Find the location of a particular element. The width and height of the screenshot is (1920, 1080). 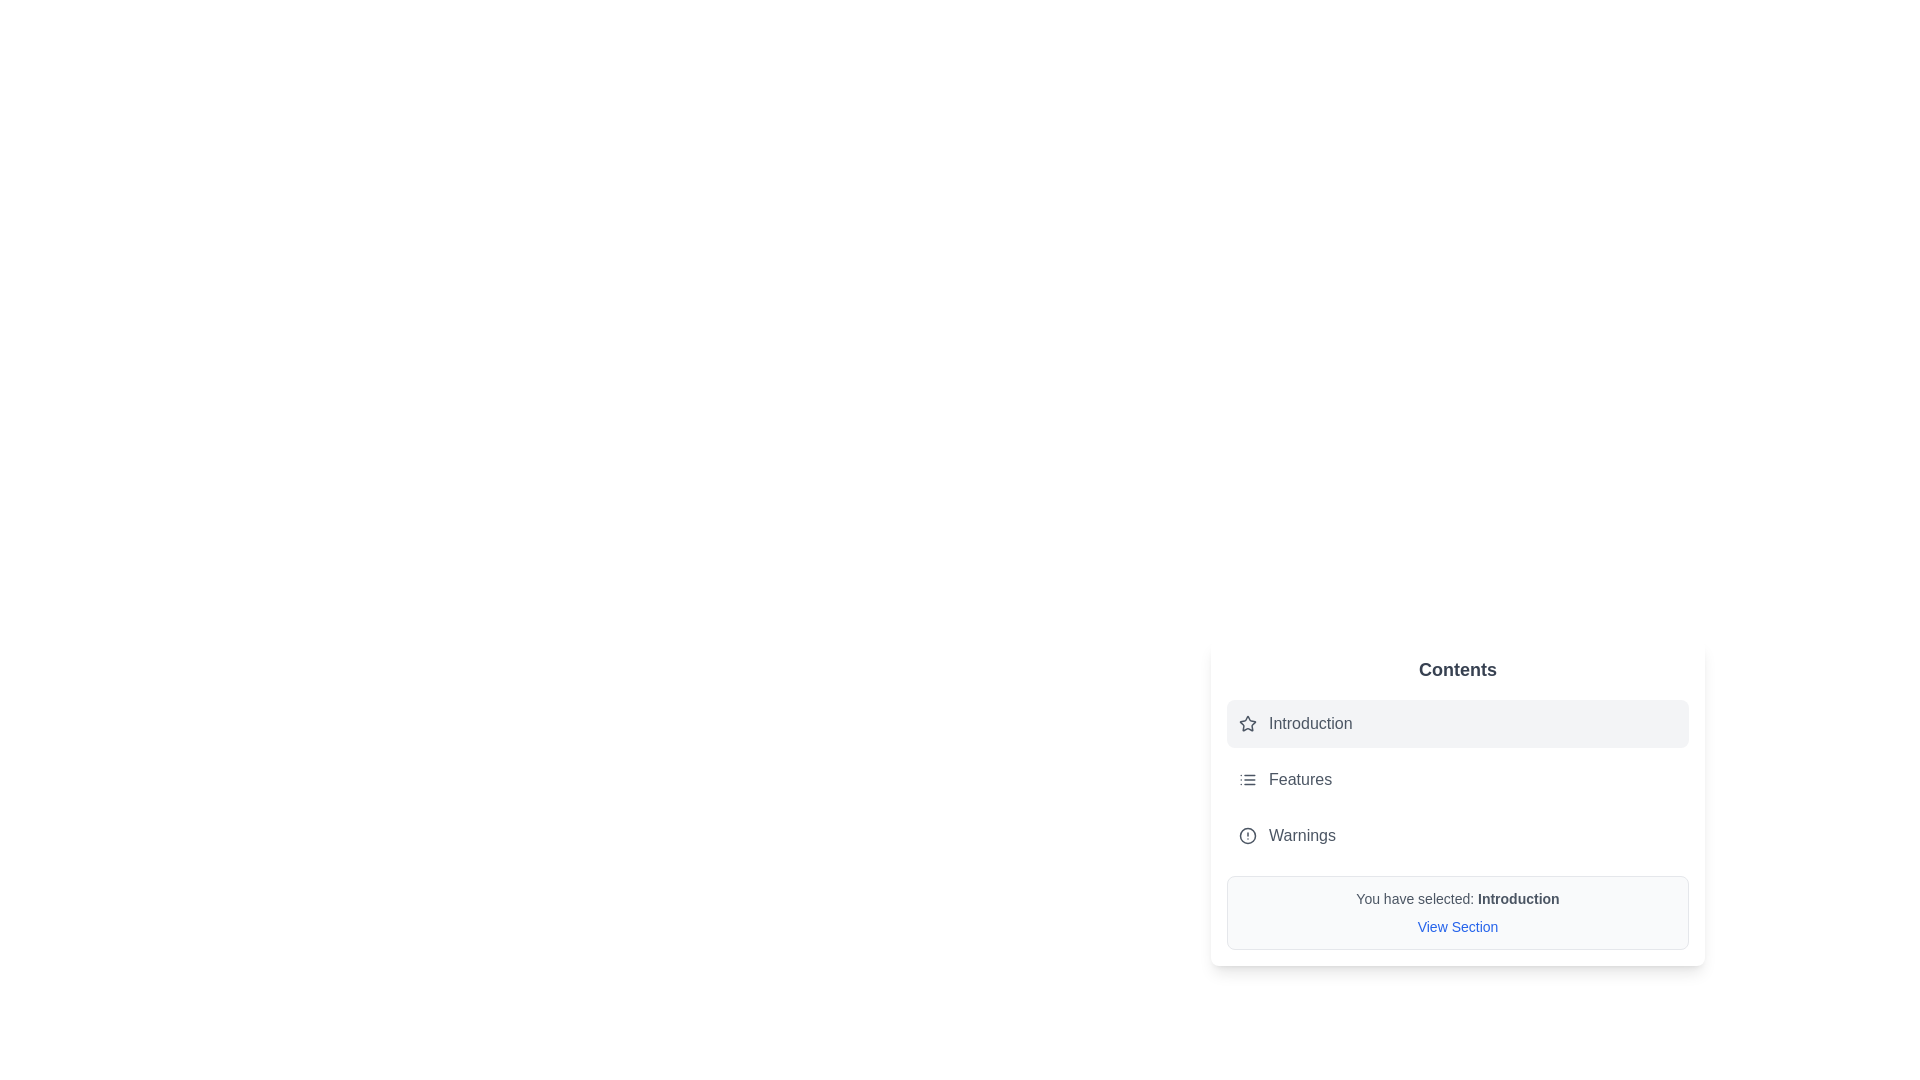

the SVG icon representing the 'Features' section, which is positioned to the left of the text label 'Features' is located at coordinates (1247, 778).